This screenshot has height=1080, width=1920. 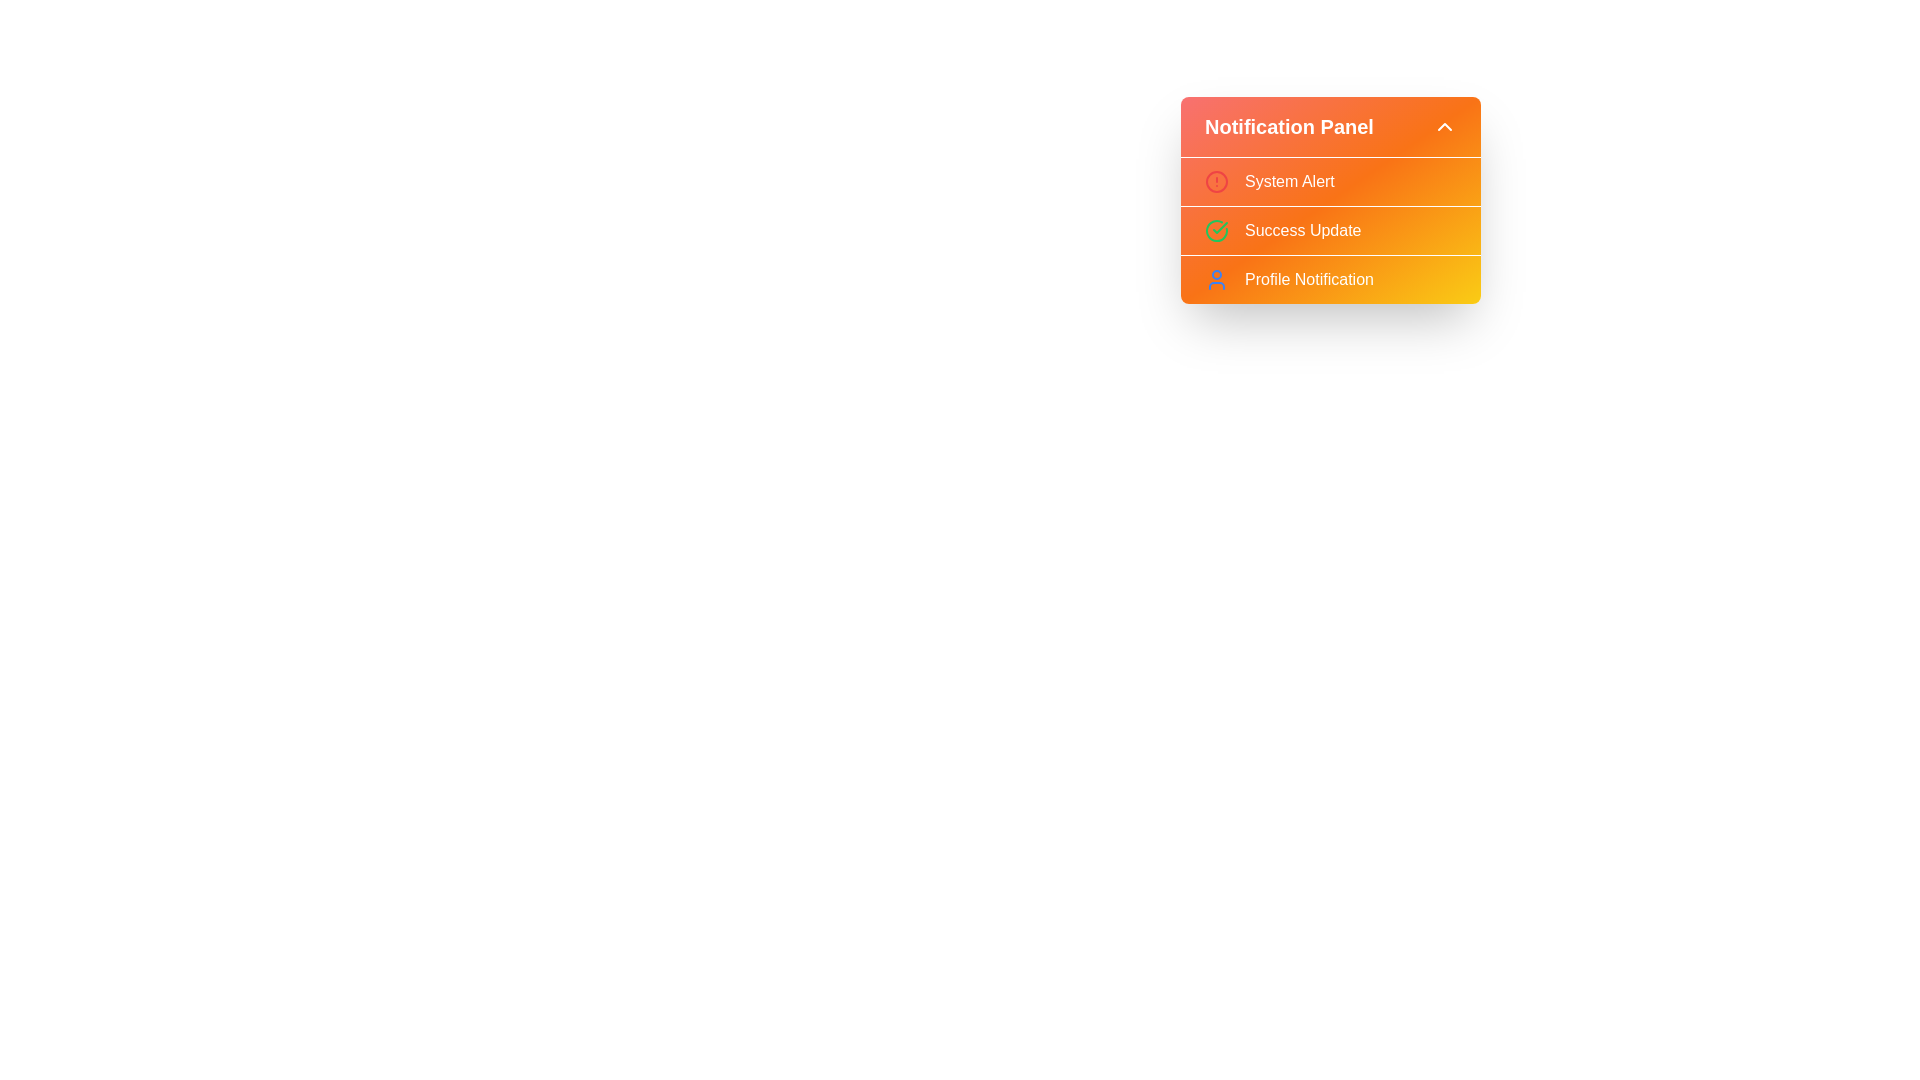 What do you see at coordinates (1330, 181) in the screenshot?
I see `the notification item System Alert from the list` at bounding box center [1330, 181].